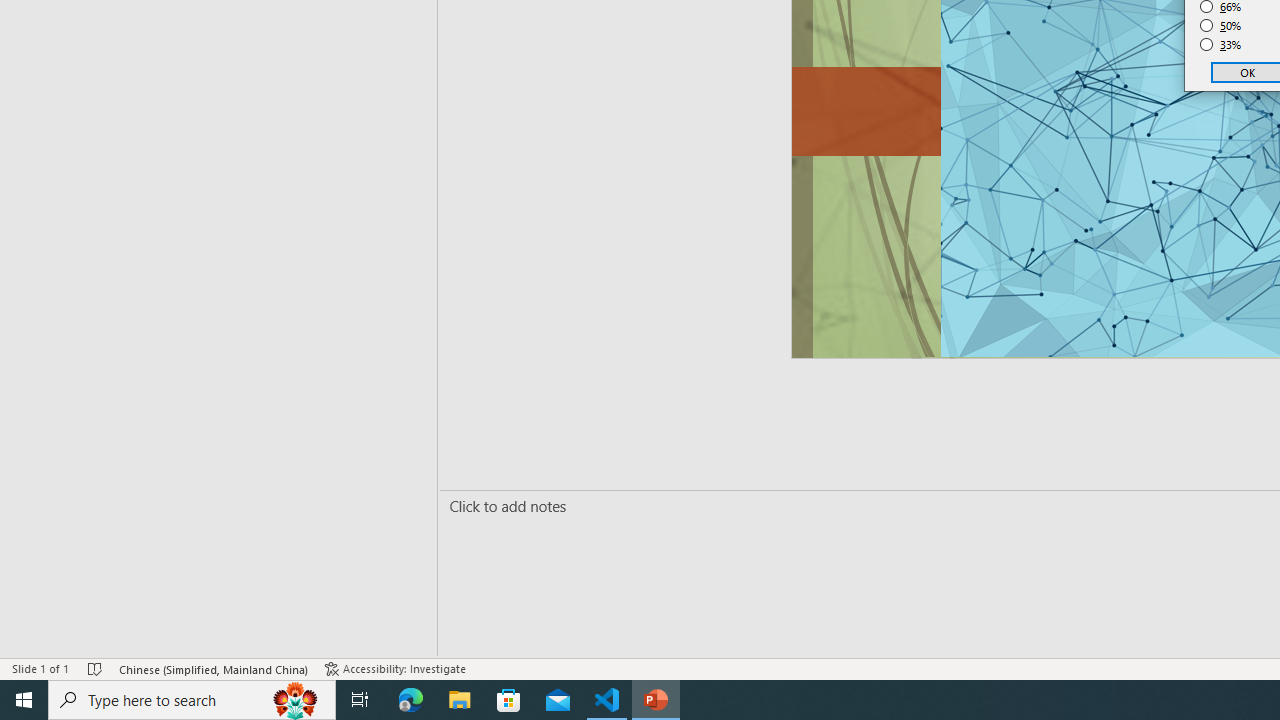 The width and height of the screenshot is (1280, 720). I want to click on 'Microsoft Edge', so click(410, 698).